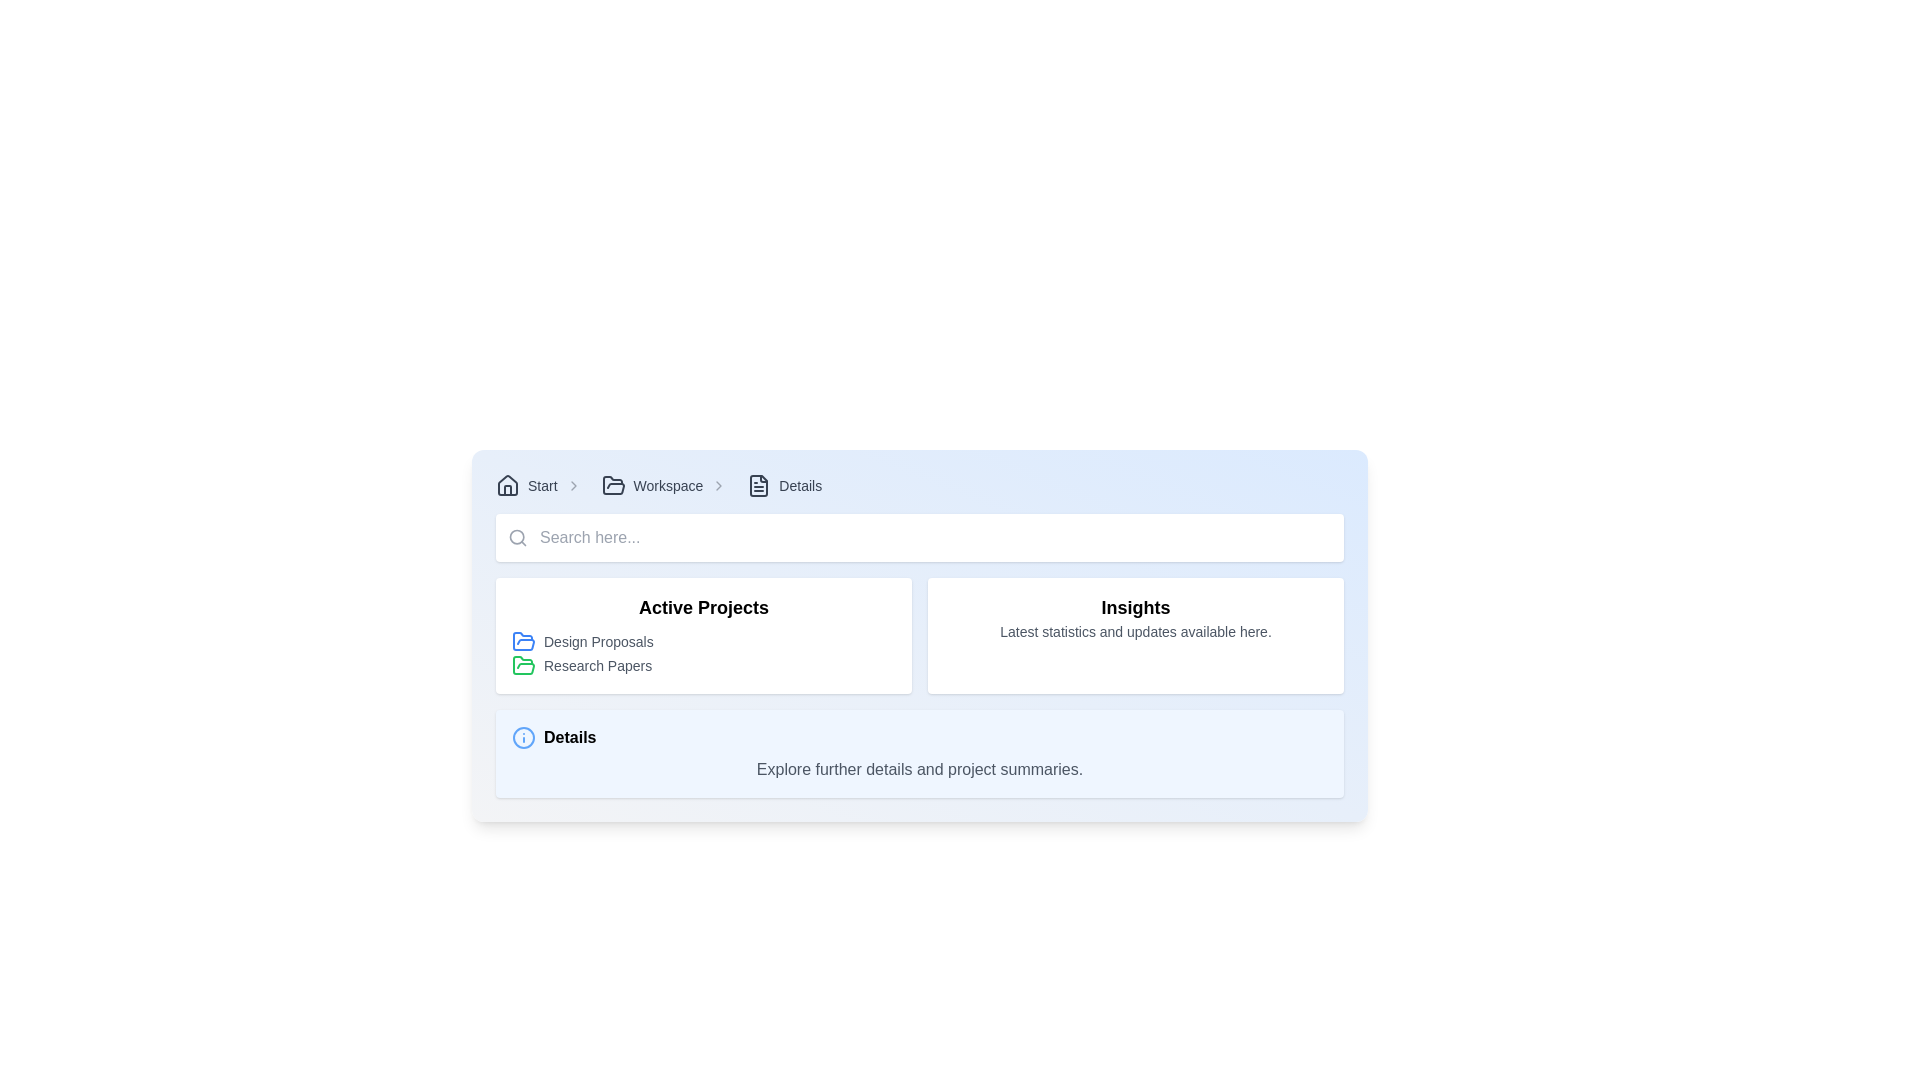 Image resolution: width=1920 pixels, height=1080 pixels. Describe the element at coordinates (523, 737) in the screenshot. I see `the informational icon located on the left side of the 'Details' heading in the lower section of the interface` at that location.